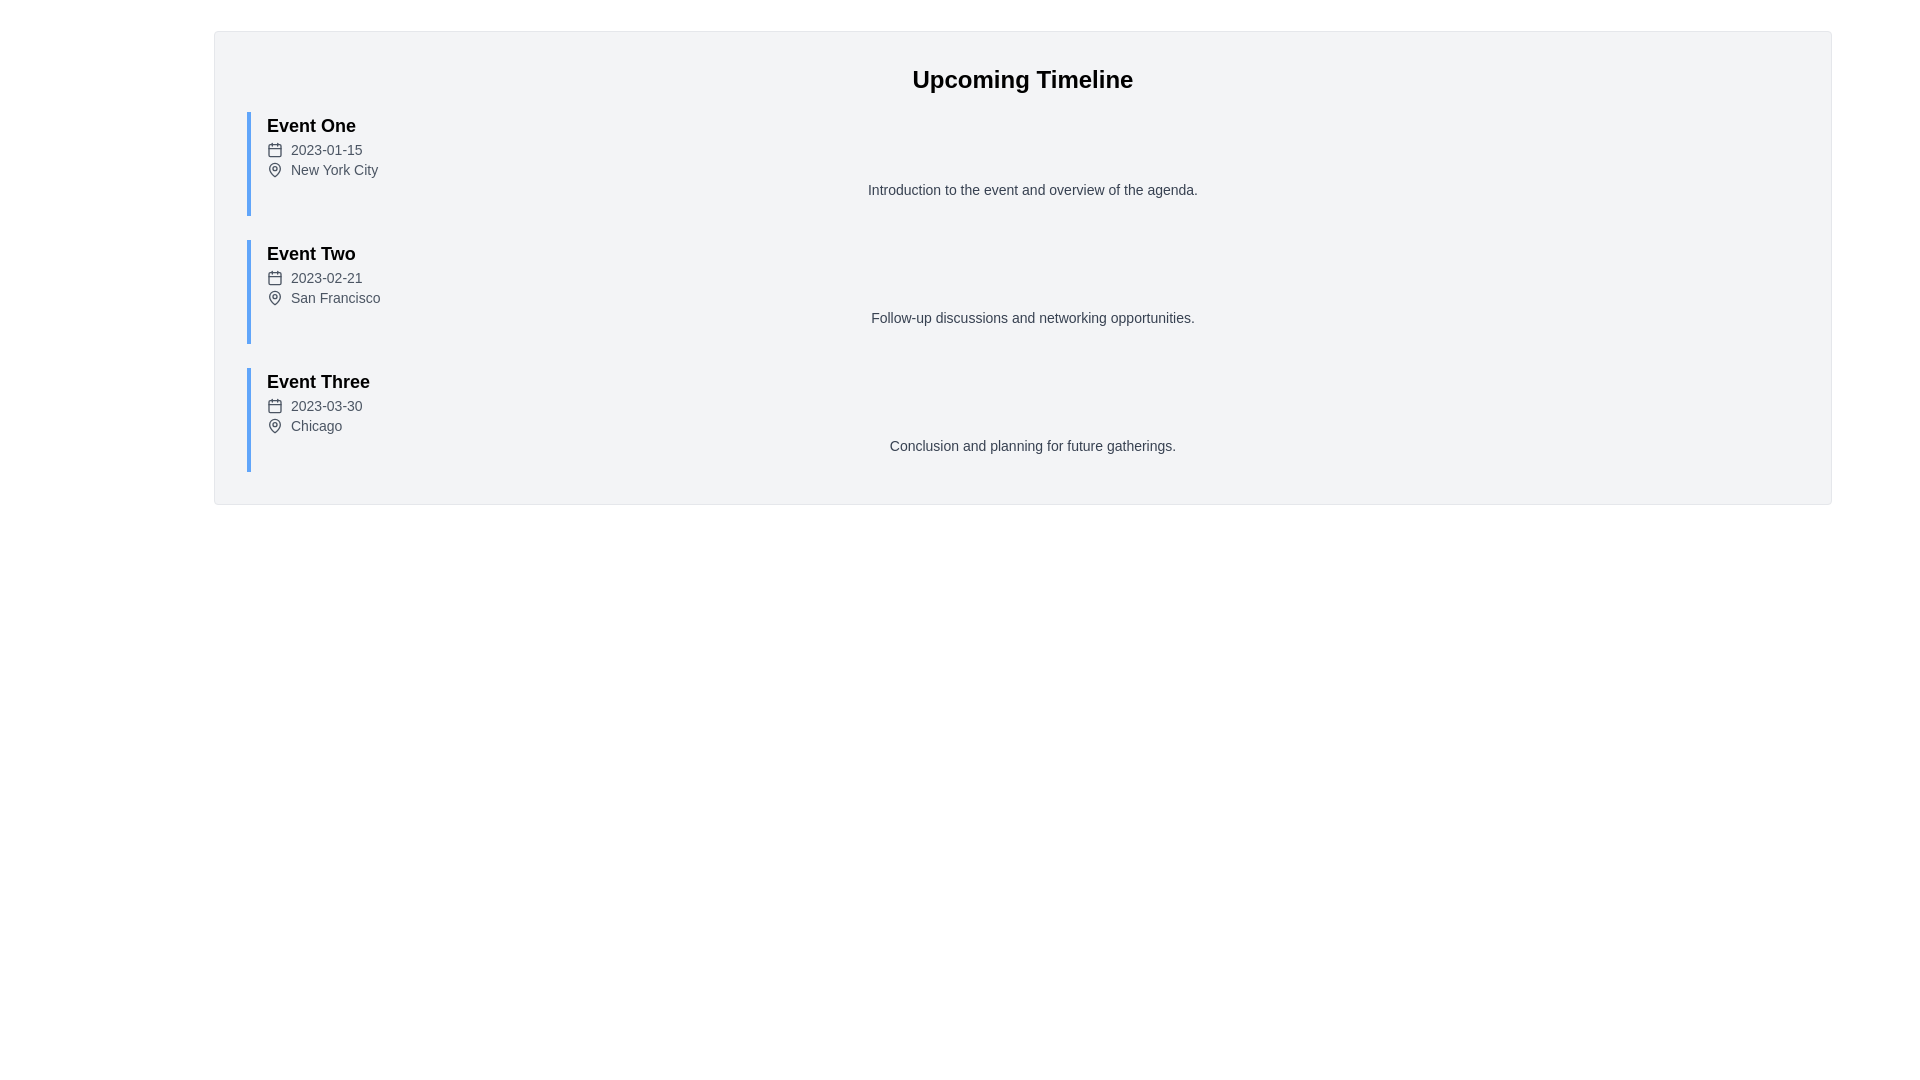  Describe the element at coordinates (1032, 445) in the screenshot. I see `descriptive content text block located in the 'Event Three' section, directly beneath the 'Chicago' text` at that location.